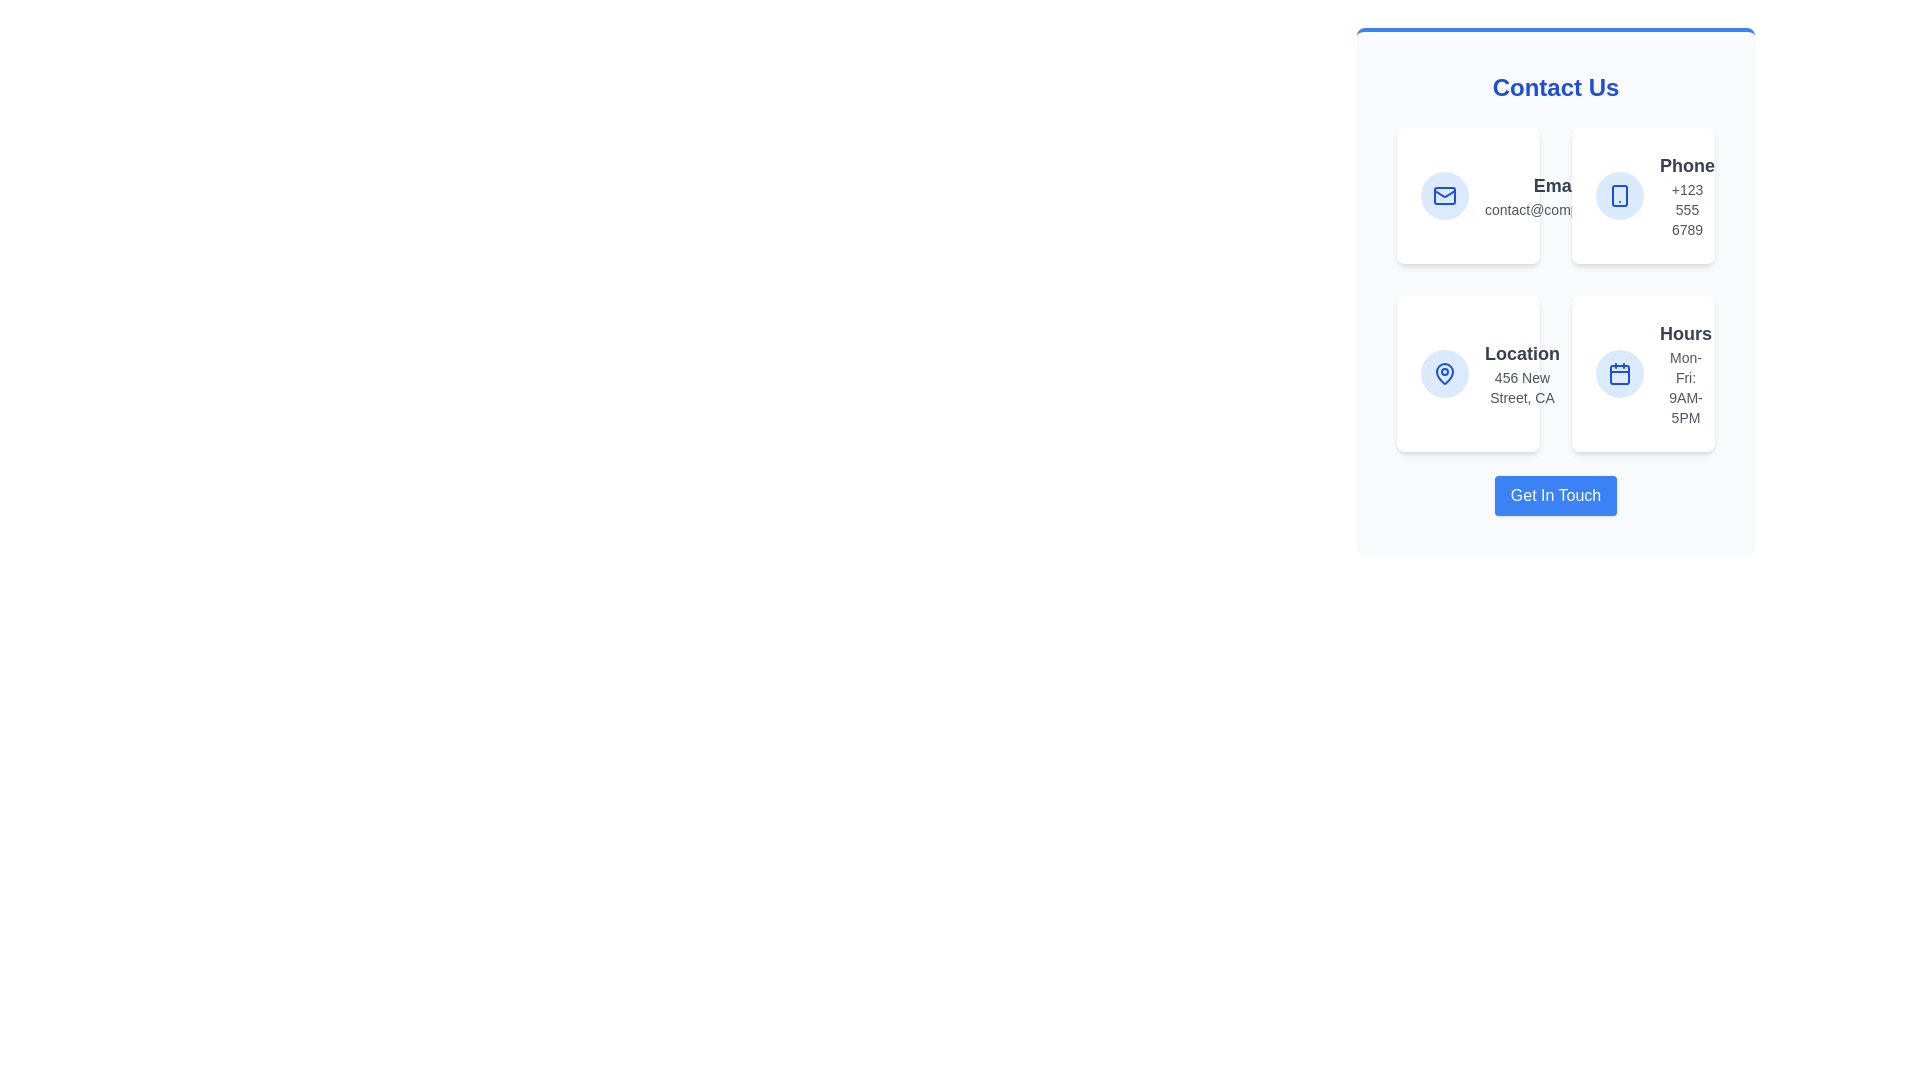 Image resolution: width=1920 pixels, height=1080 pixels. Describe the element at coordinates (1620, 196) in the screenshot. I see `the rectangular SVG icon with rounded corners, located in the 'Phone' section, on the upper-right side of the 'Contact Us' card` at that location.